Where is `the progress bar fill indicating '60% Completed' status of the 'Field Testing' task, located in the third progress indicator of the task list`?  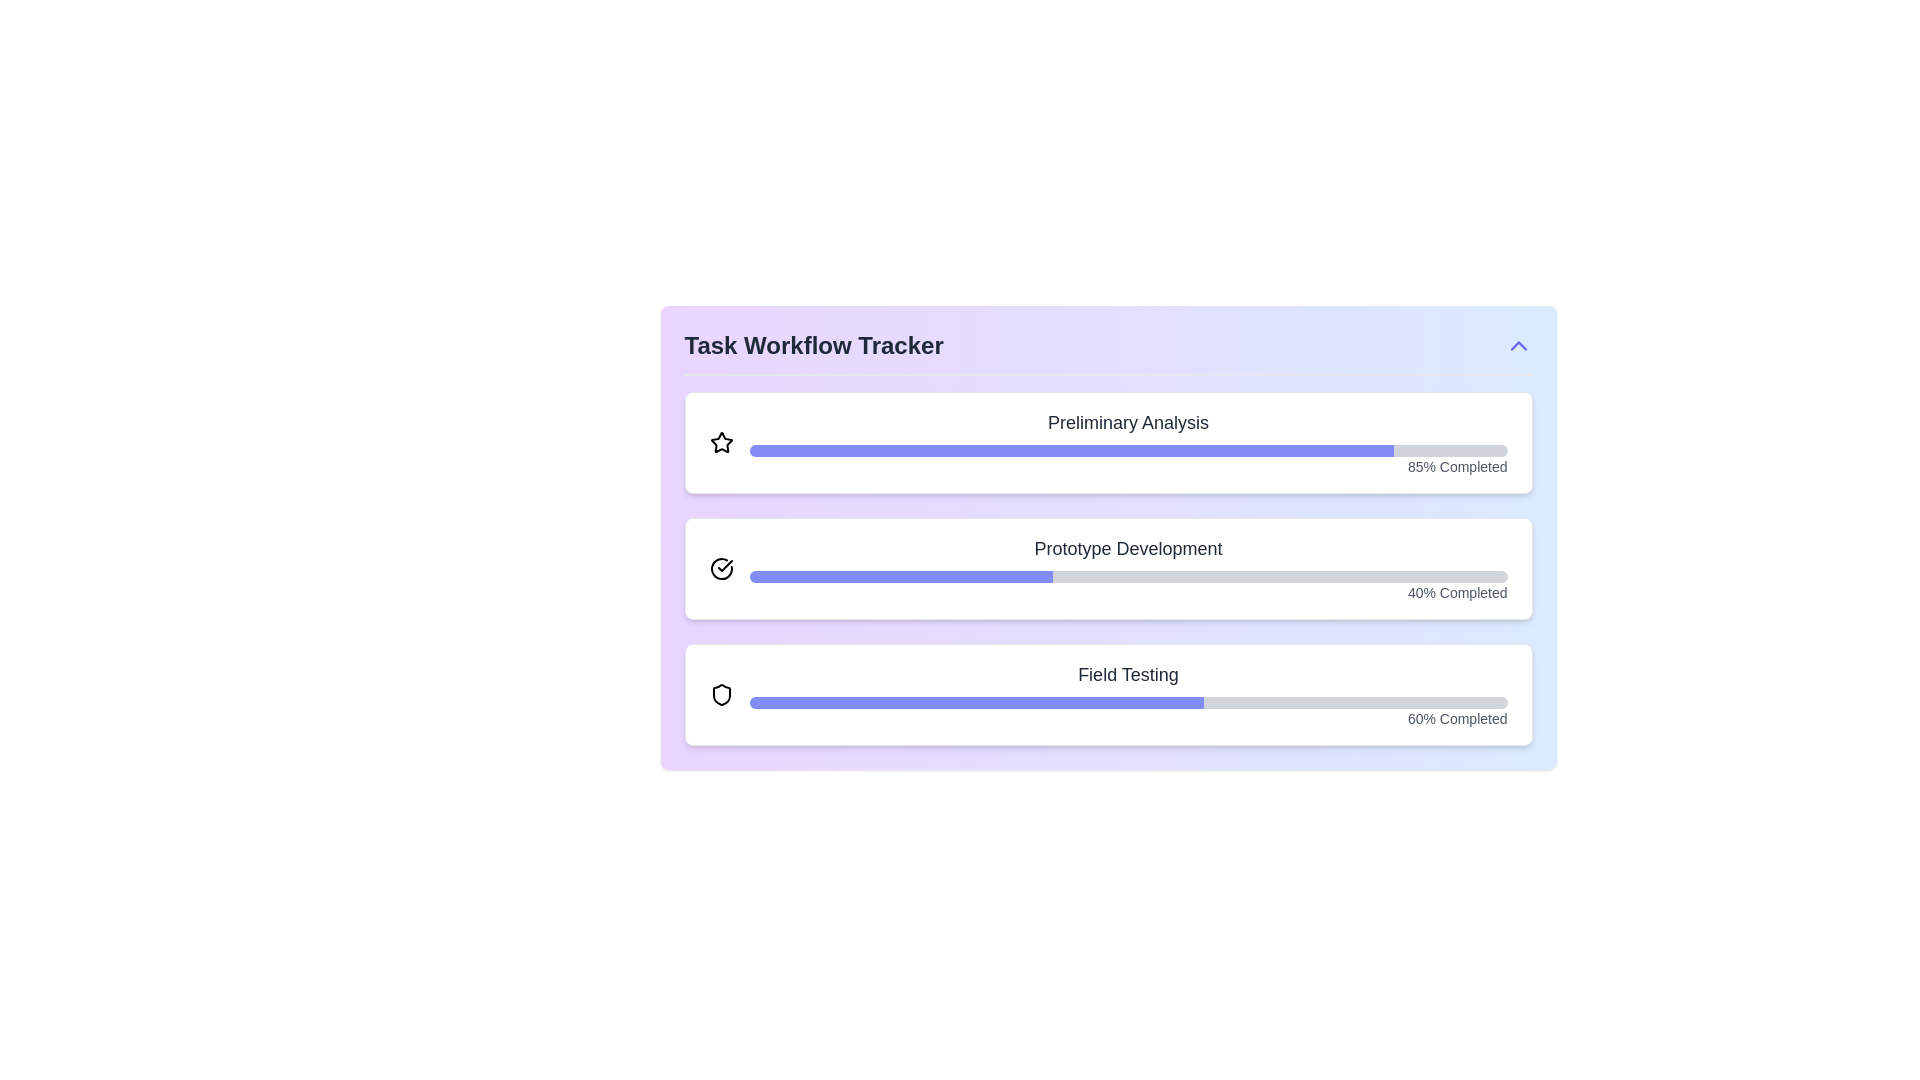 the progress bar fill indicating '60% Completed' status of the 'Field Testing' task, located in the third progress indicator of the task list is located at coordinates (976, 701).